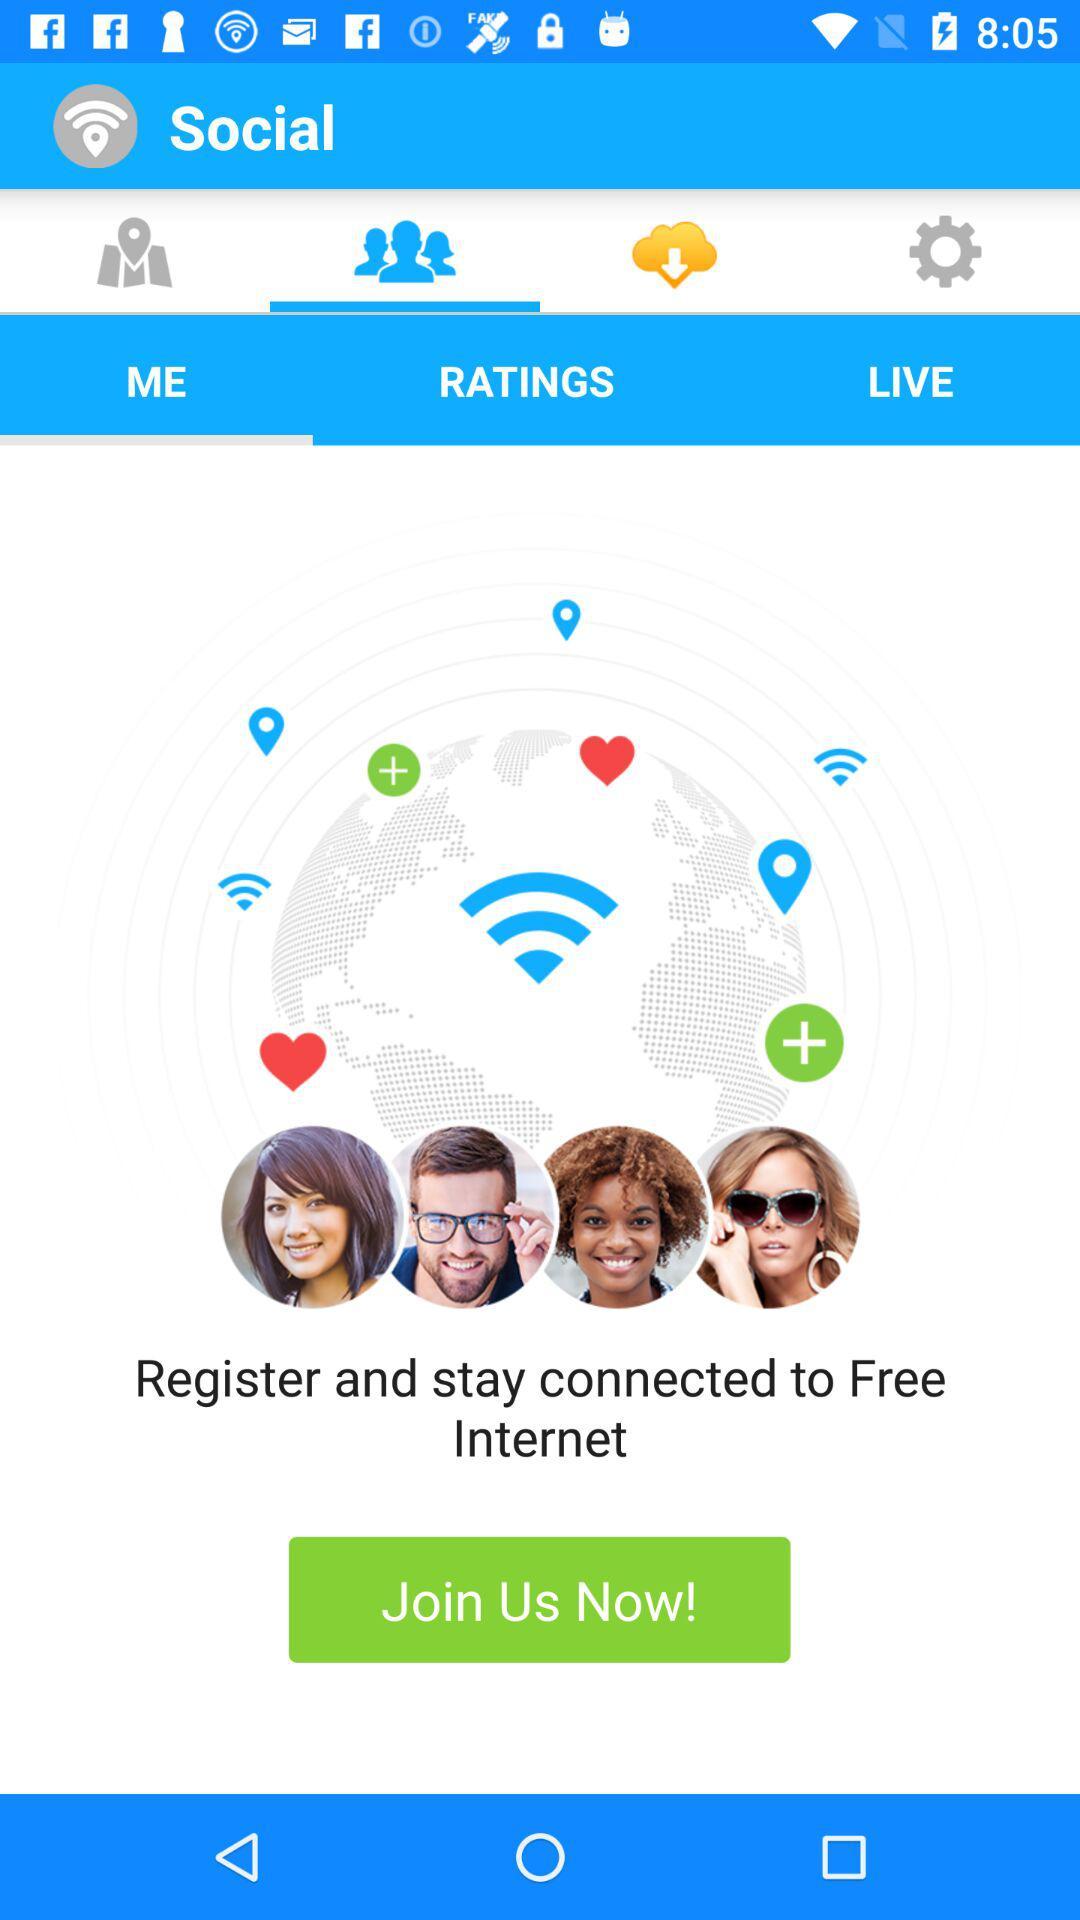 The image size is (1080, 1920). I want to click on the settings icon on the top right, so click(944, 250).